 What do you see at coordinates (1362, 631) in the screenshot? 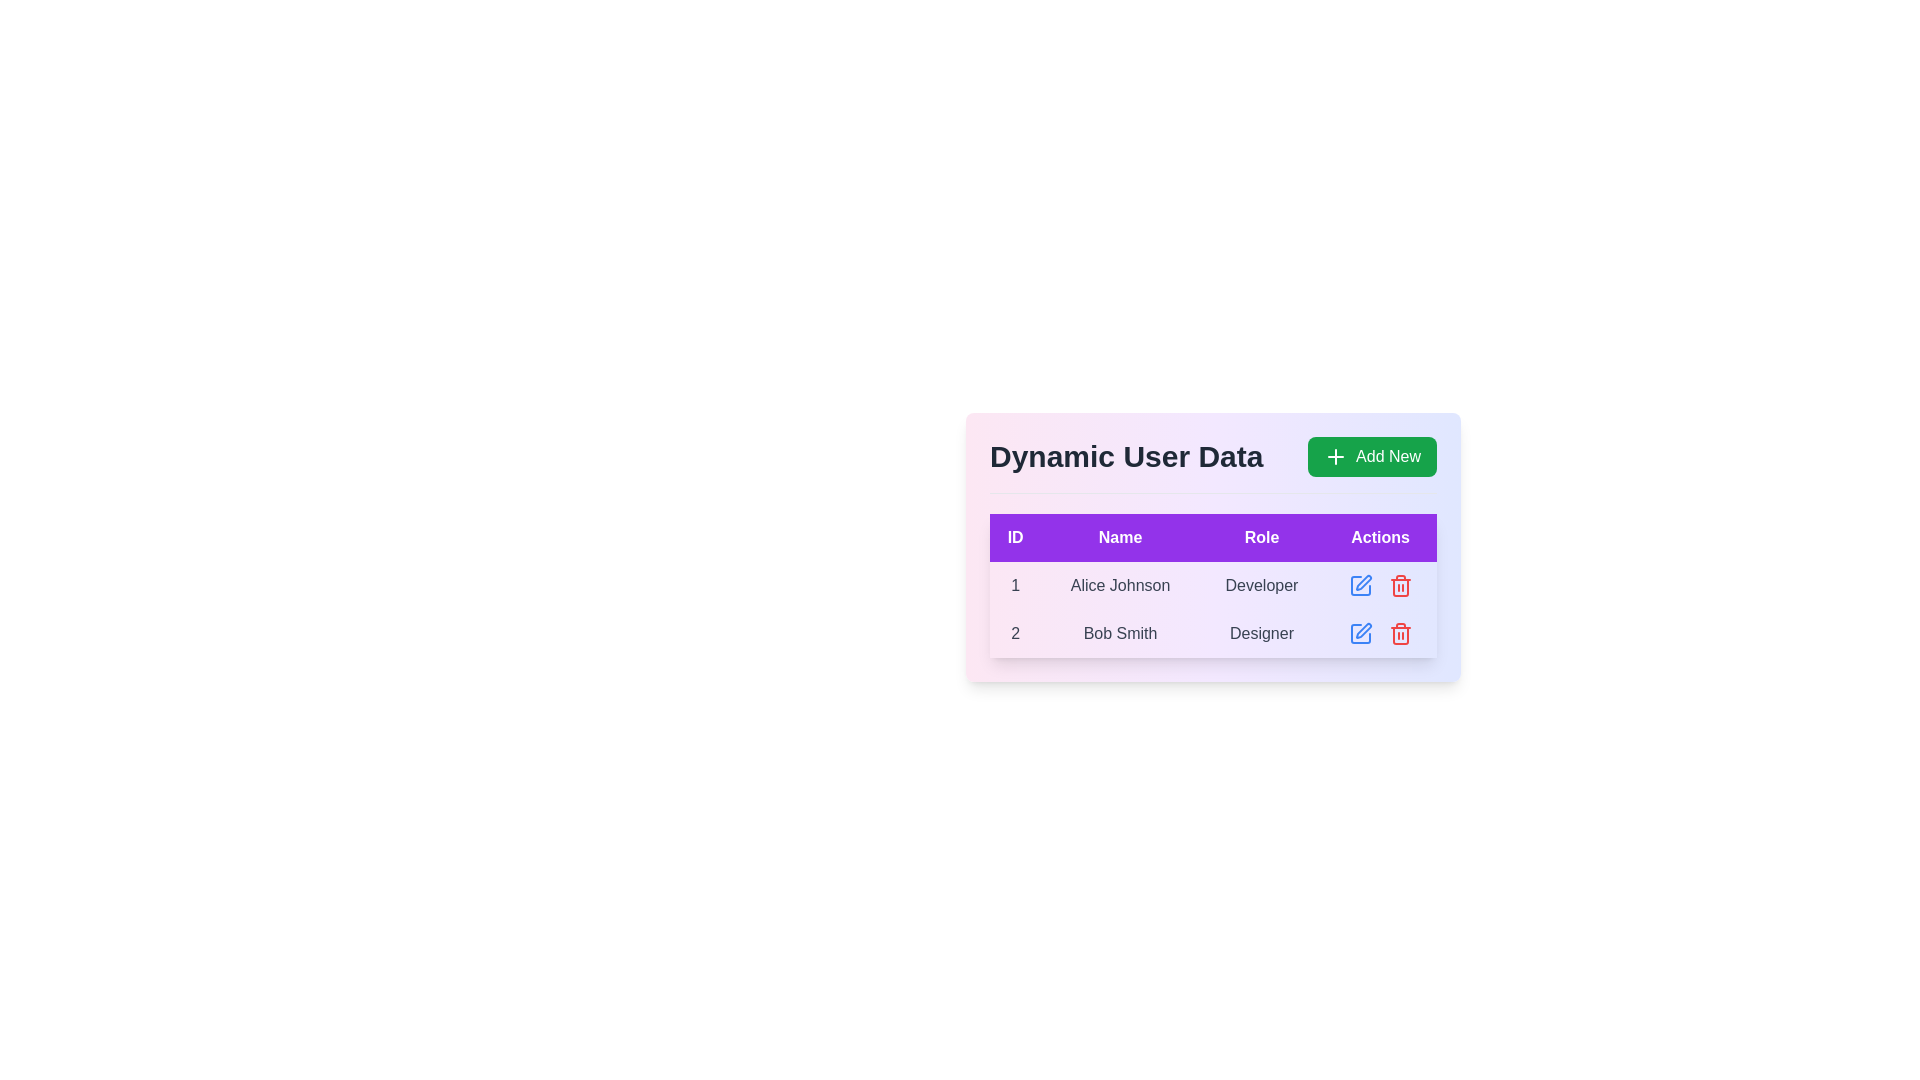
I see `the edit icon represented by a pen intersecting a square in the Actions column of the table corresponding to Alice Johnson` at bounding box center [1362, 631].